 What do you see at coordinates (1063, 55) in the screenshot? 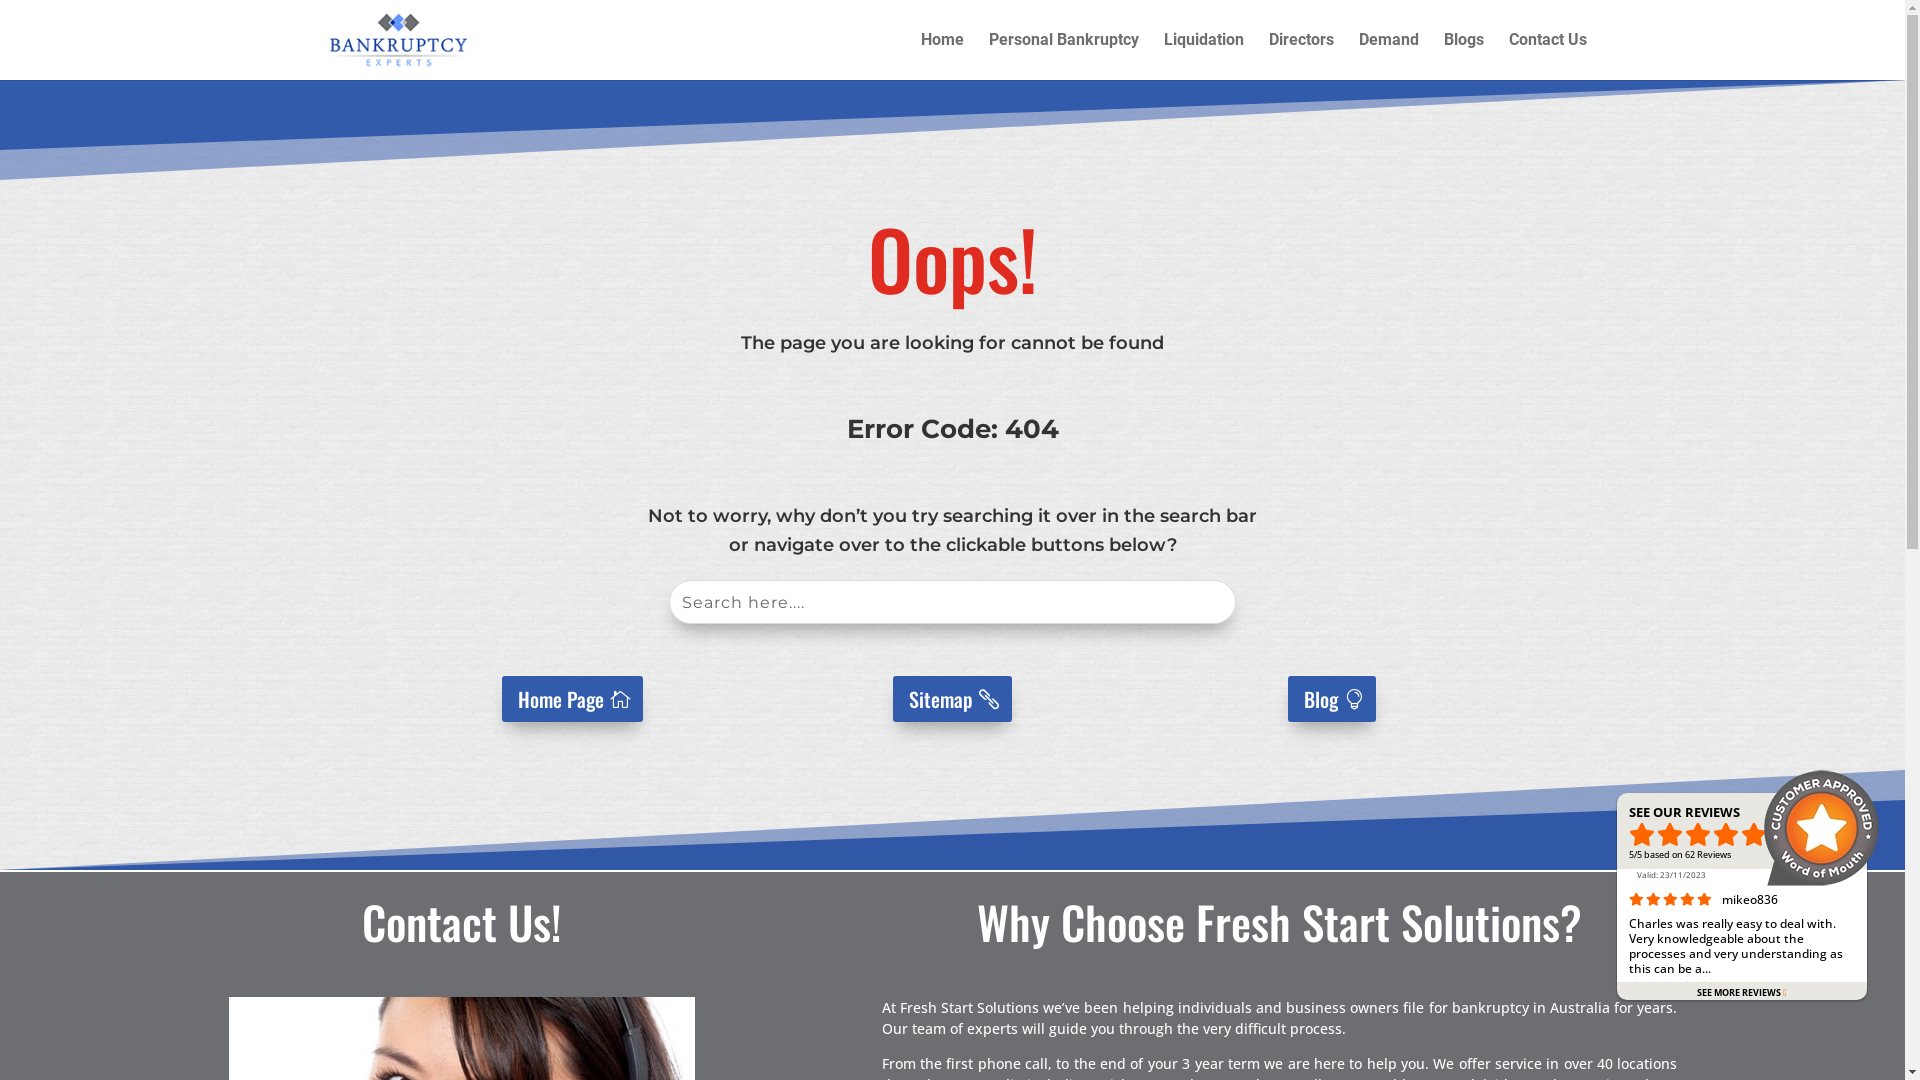
I see `'Personal Bankruptcy'` at bounding box center [1063, 55].